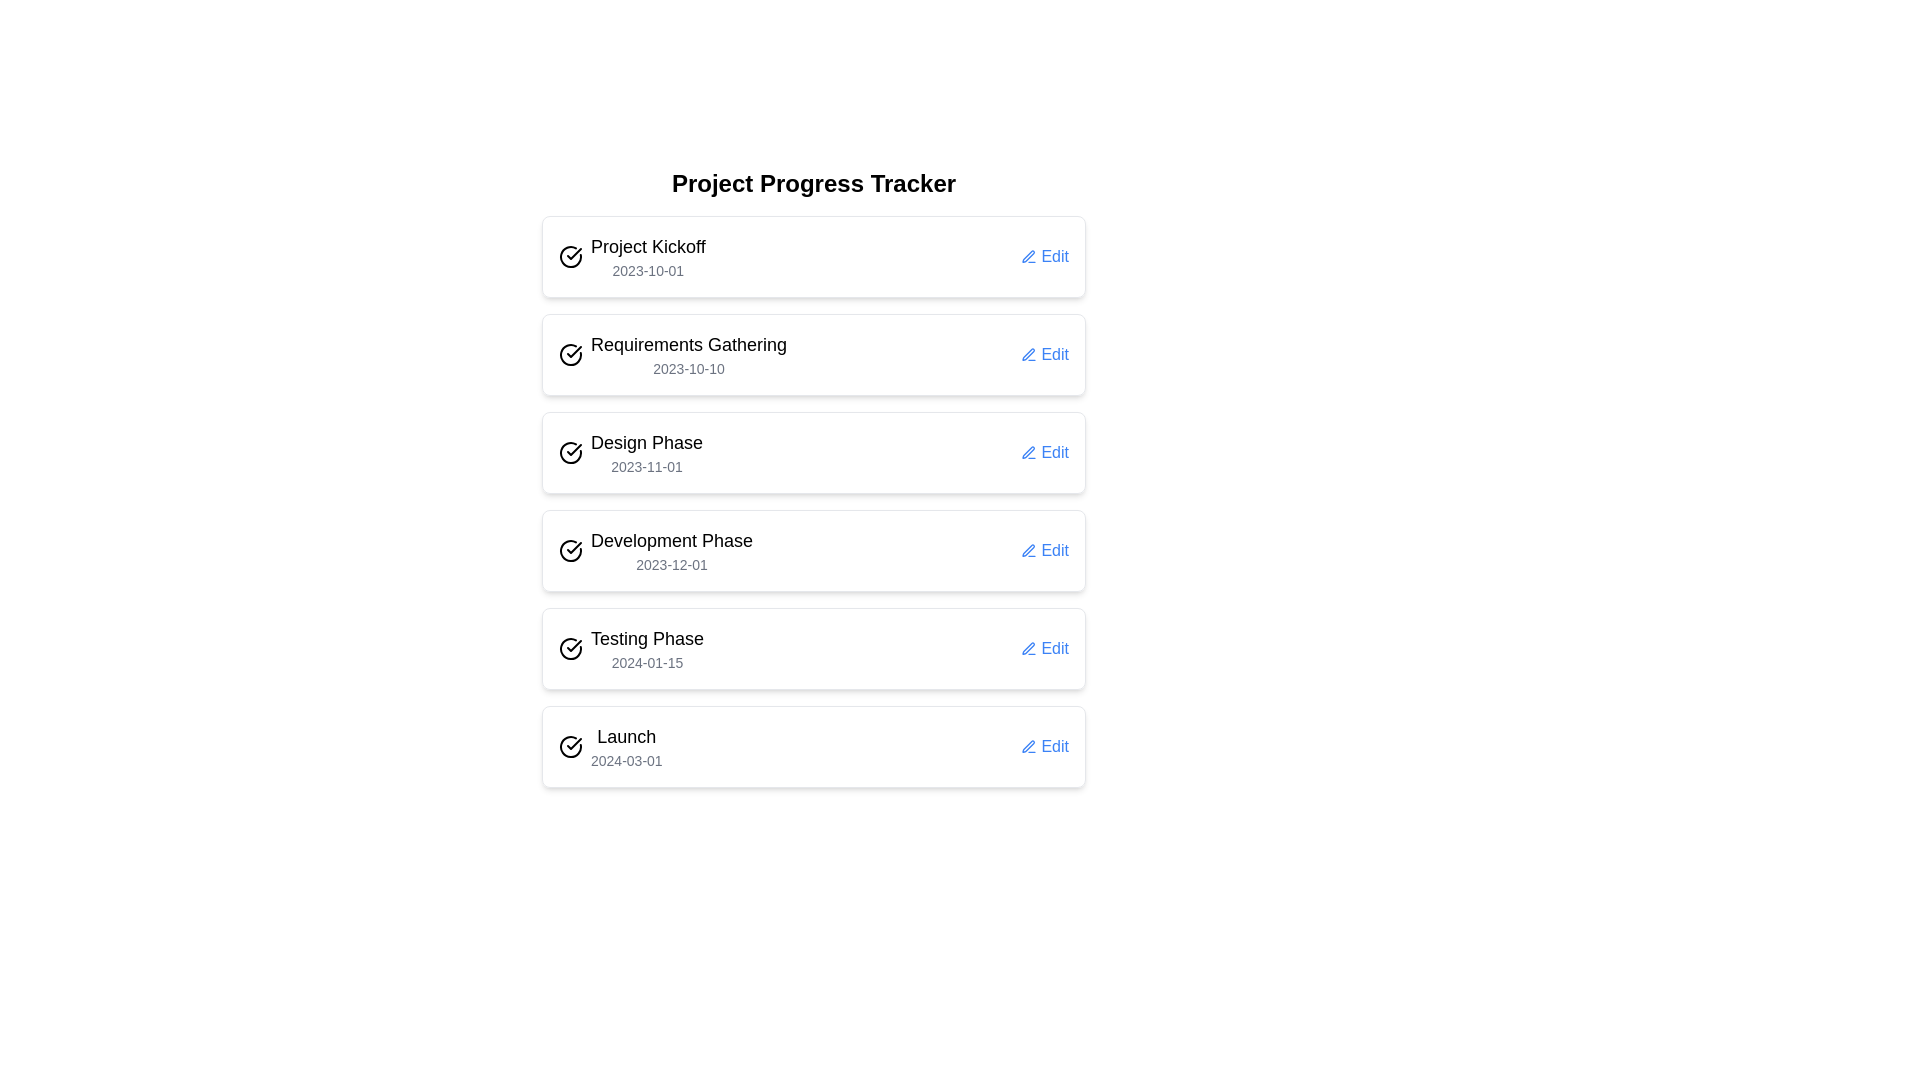 Image resolution: width=1920 pixels, height=1080 pixels. Describe the element at coordinates (573, 547) in the screenshot. I see `the small right-pointing checkmark icon located to the left of the 'Development Phase' text, which indicates completion or correctness` at that location.